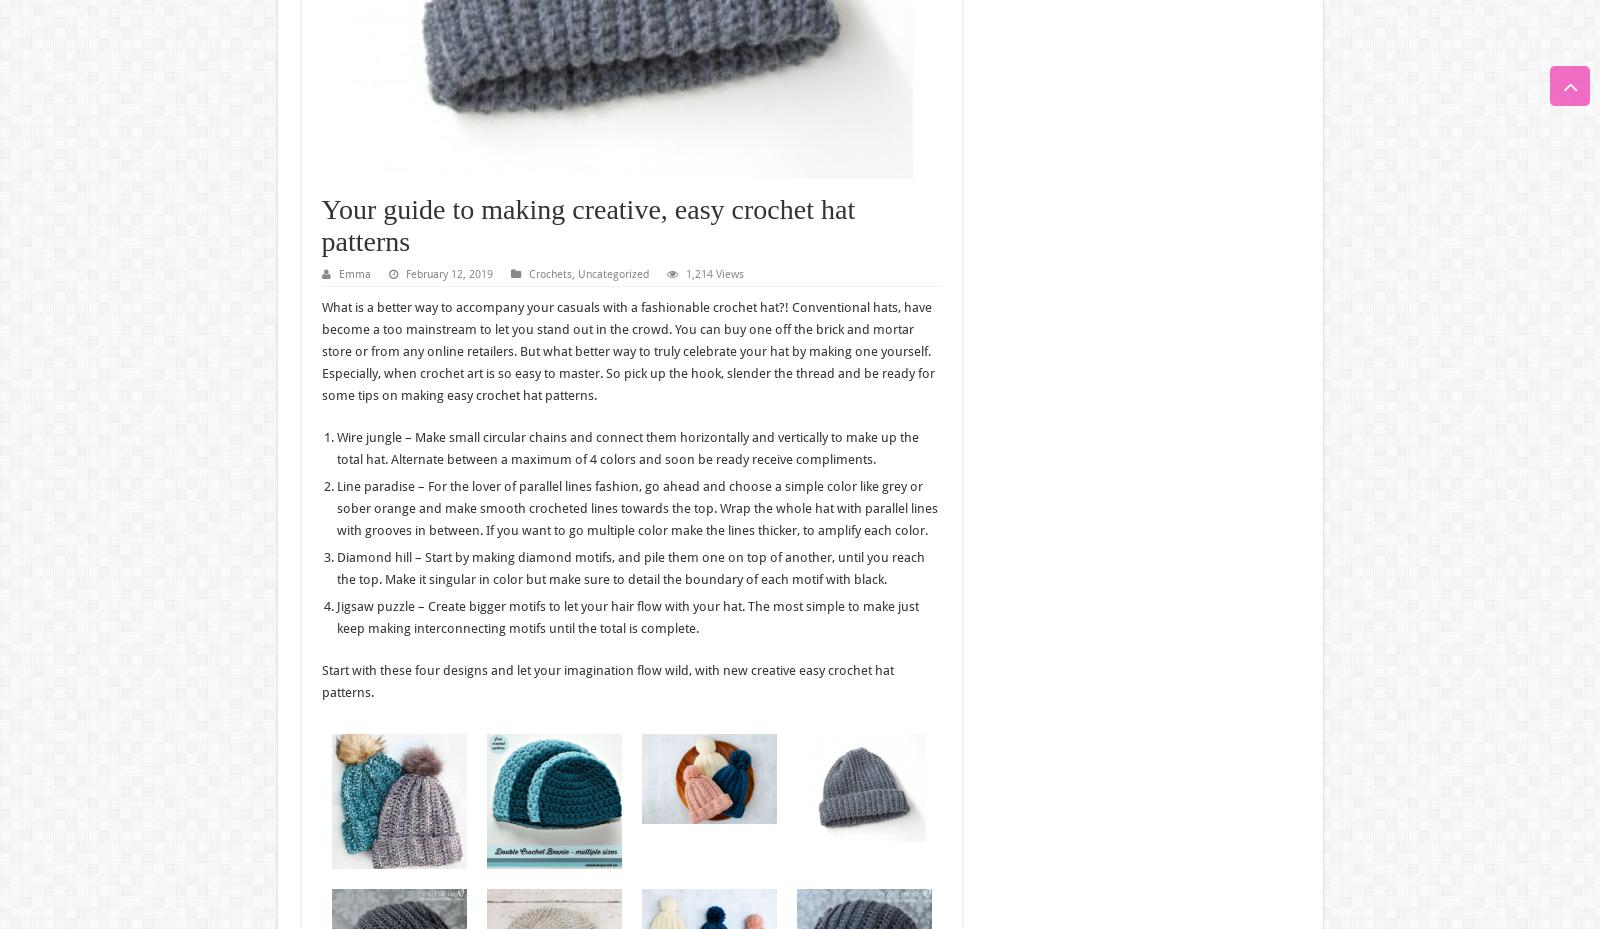  Describe the element at coordinates (354, 273) in the screenshot. I see `'Emma'` at that location.